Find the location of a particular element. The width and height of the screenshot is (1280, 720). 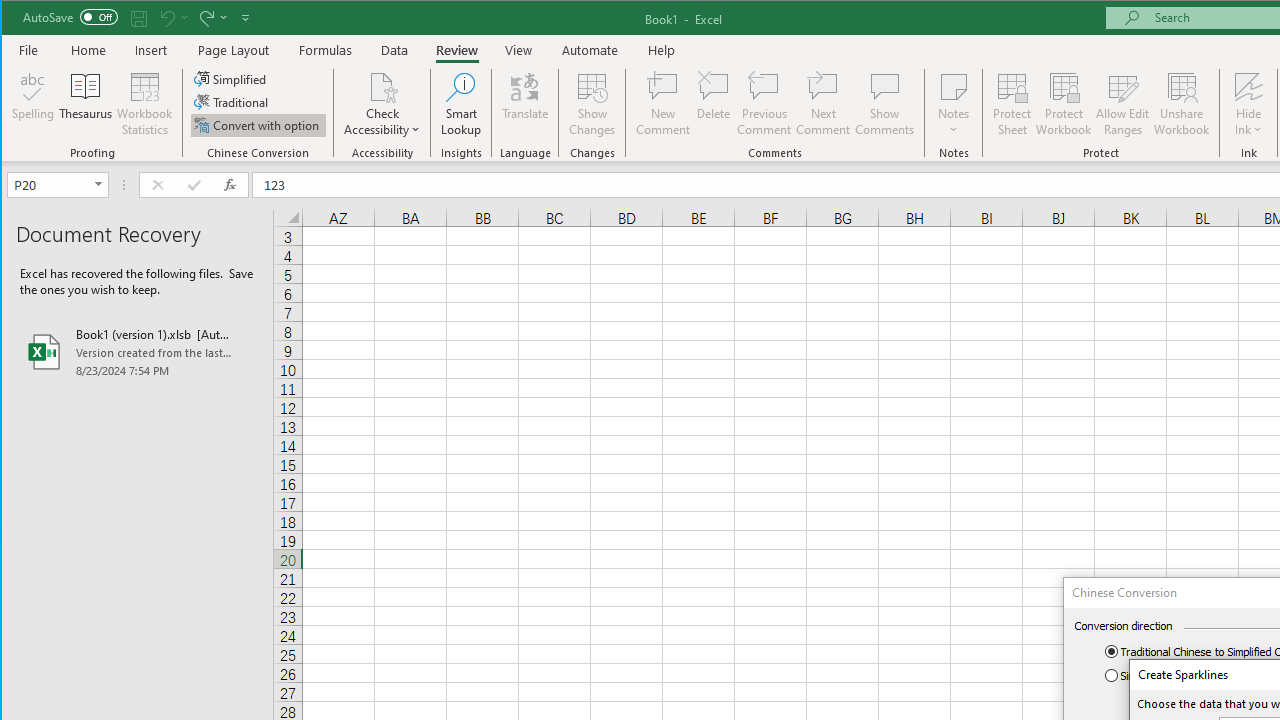

'Simplified' is located at coordinates (231, 78).